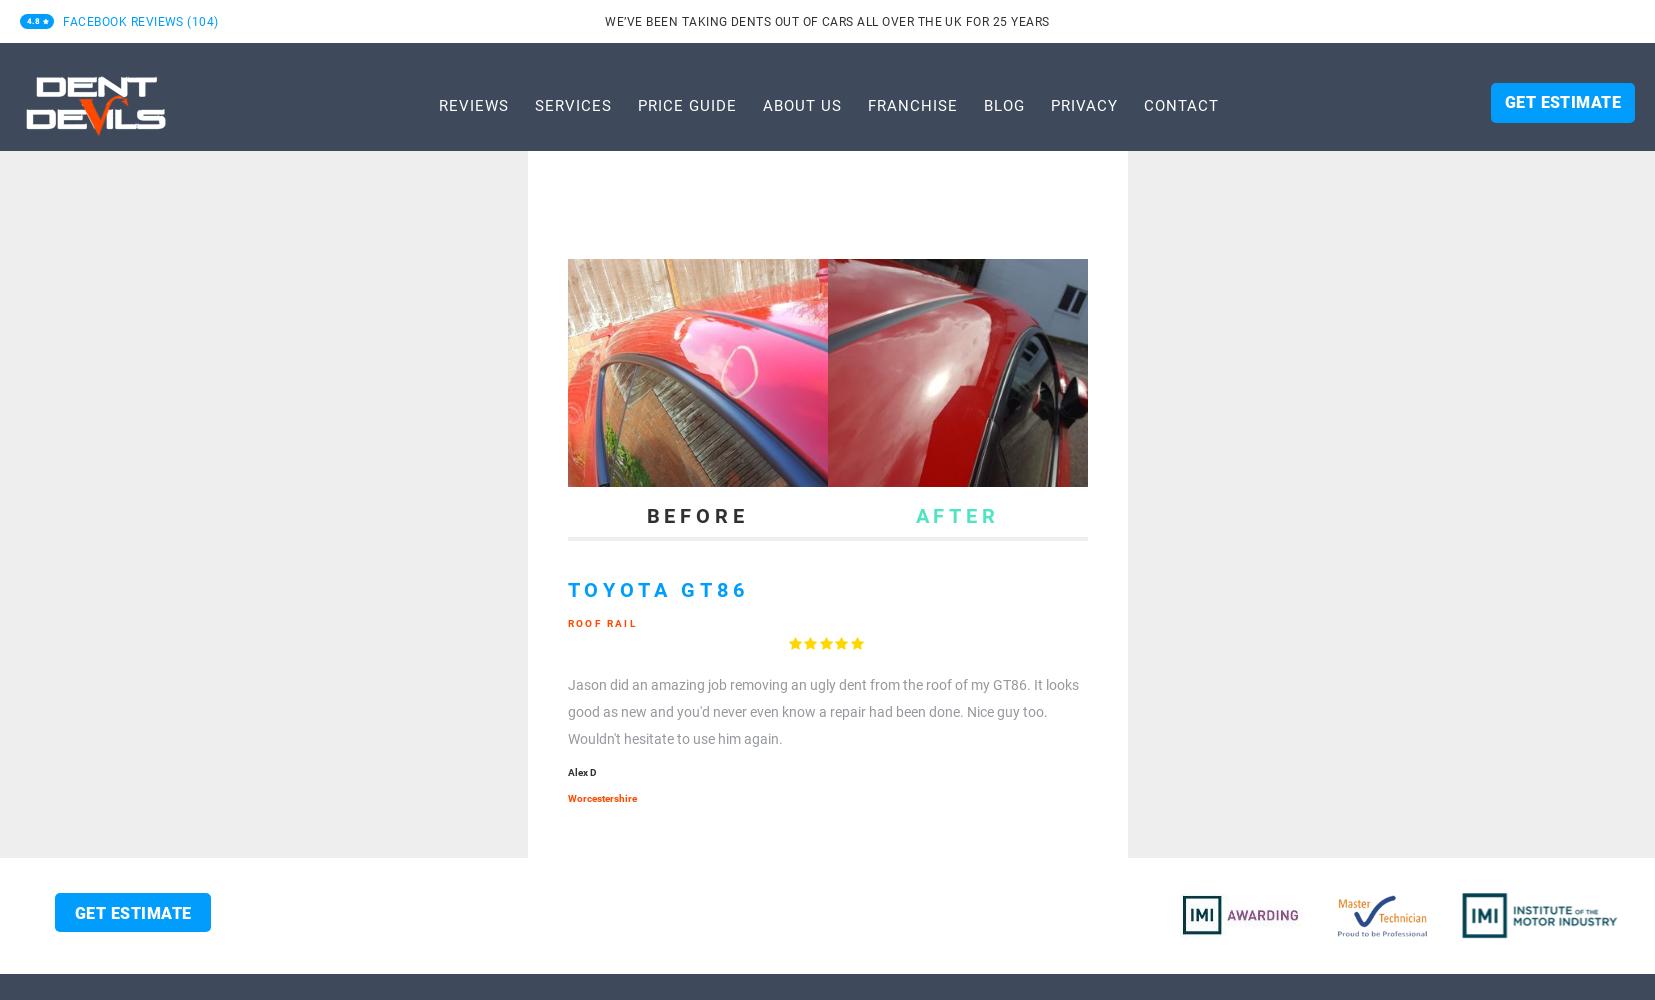  I want to click on 'WE’VE BEEN TAKING DENTS OUT OF CARS ALL OVER THE UK FOR 25 YEARS', so click(826, 22).